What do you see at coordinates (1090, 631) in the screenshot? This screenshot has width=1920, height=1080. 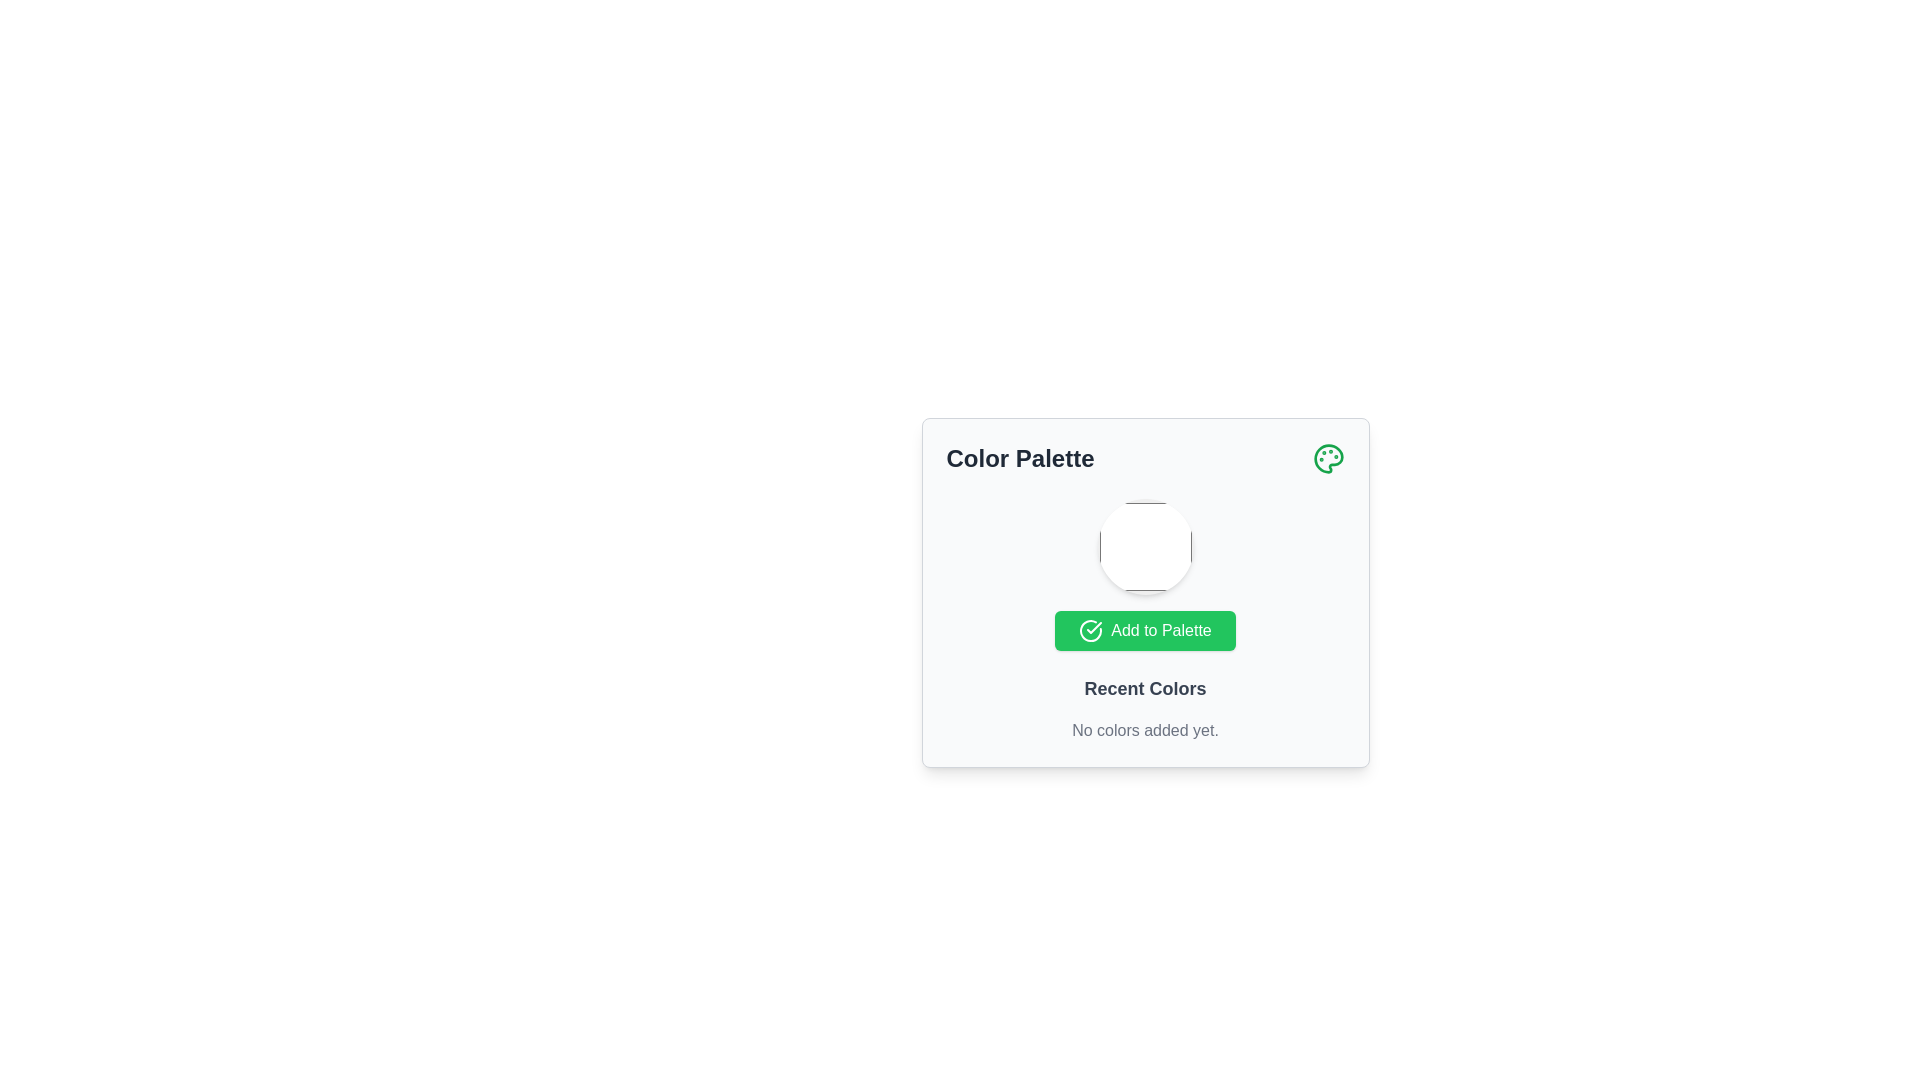 I see `the confirmation icon located within the green 'Add to Palette' button, positioned to the left of the text, which is centered beneath the 'Color Palette' heading` at bounding box center [1090, 631].